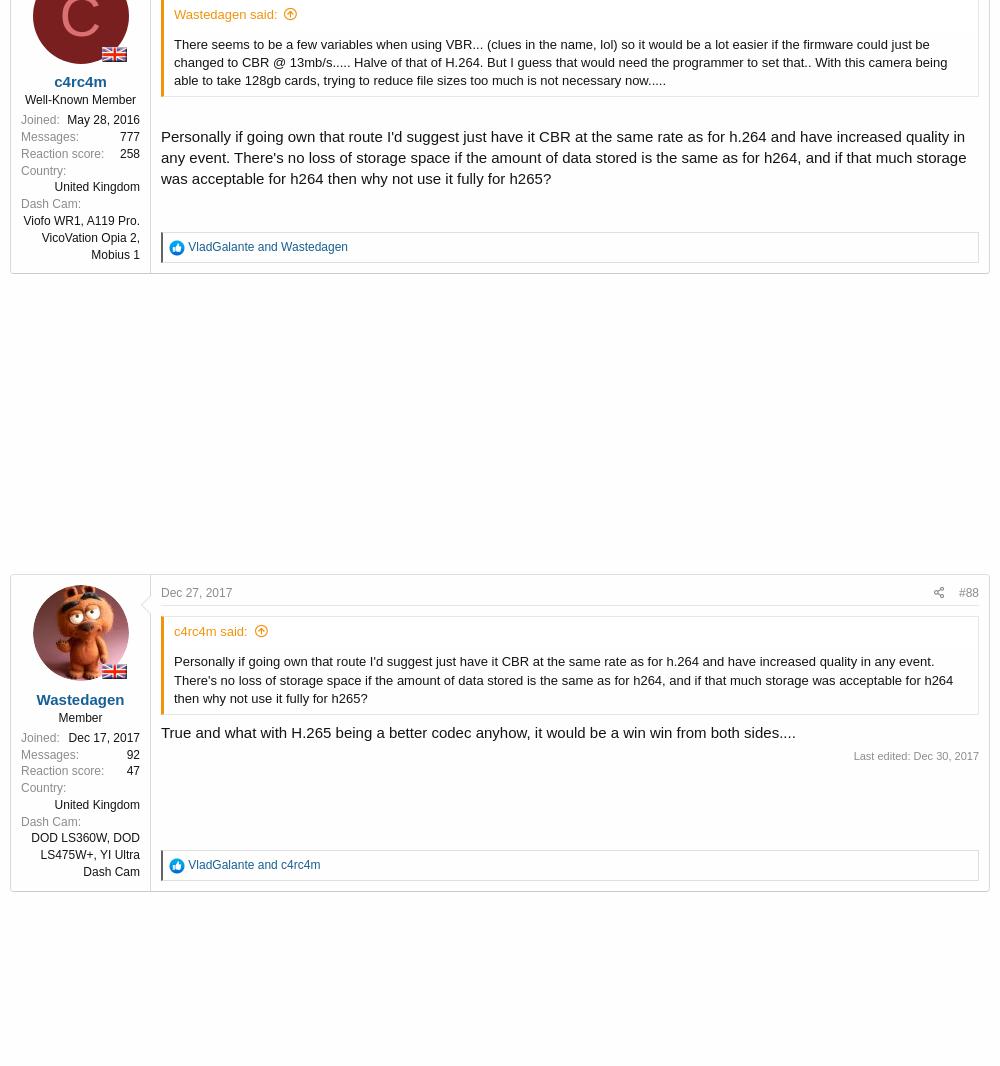 This screenshot has width=1000, height=1066. Describe the element at coordinates (133, 752) in the screenshot. I see `'92'` at that location.